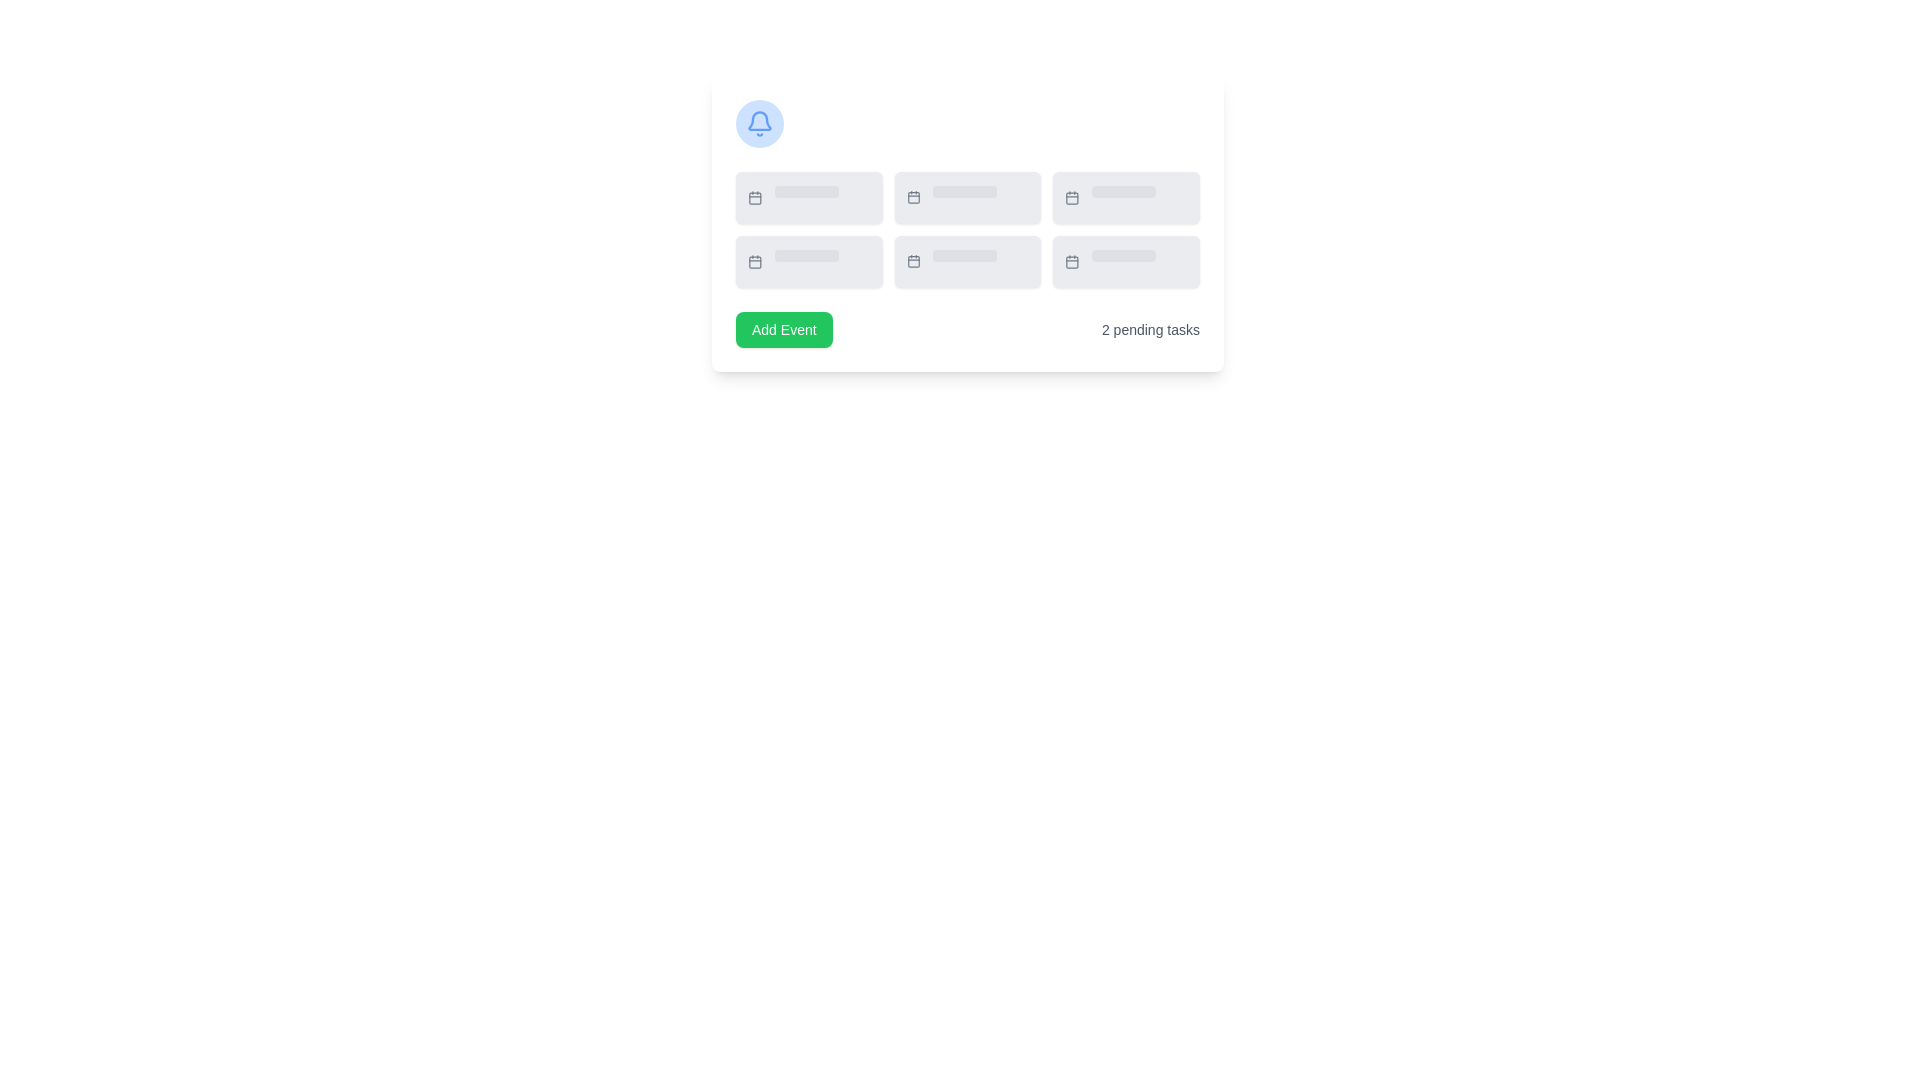  I want to click on Skeleton placeholder element, which is the upper section of a card-like item located in the middle column of a three-column grid, so click(965, 192).